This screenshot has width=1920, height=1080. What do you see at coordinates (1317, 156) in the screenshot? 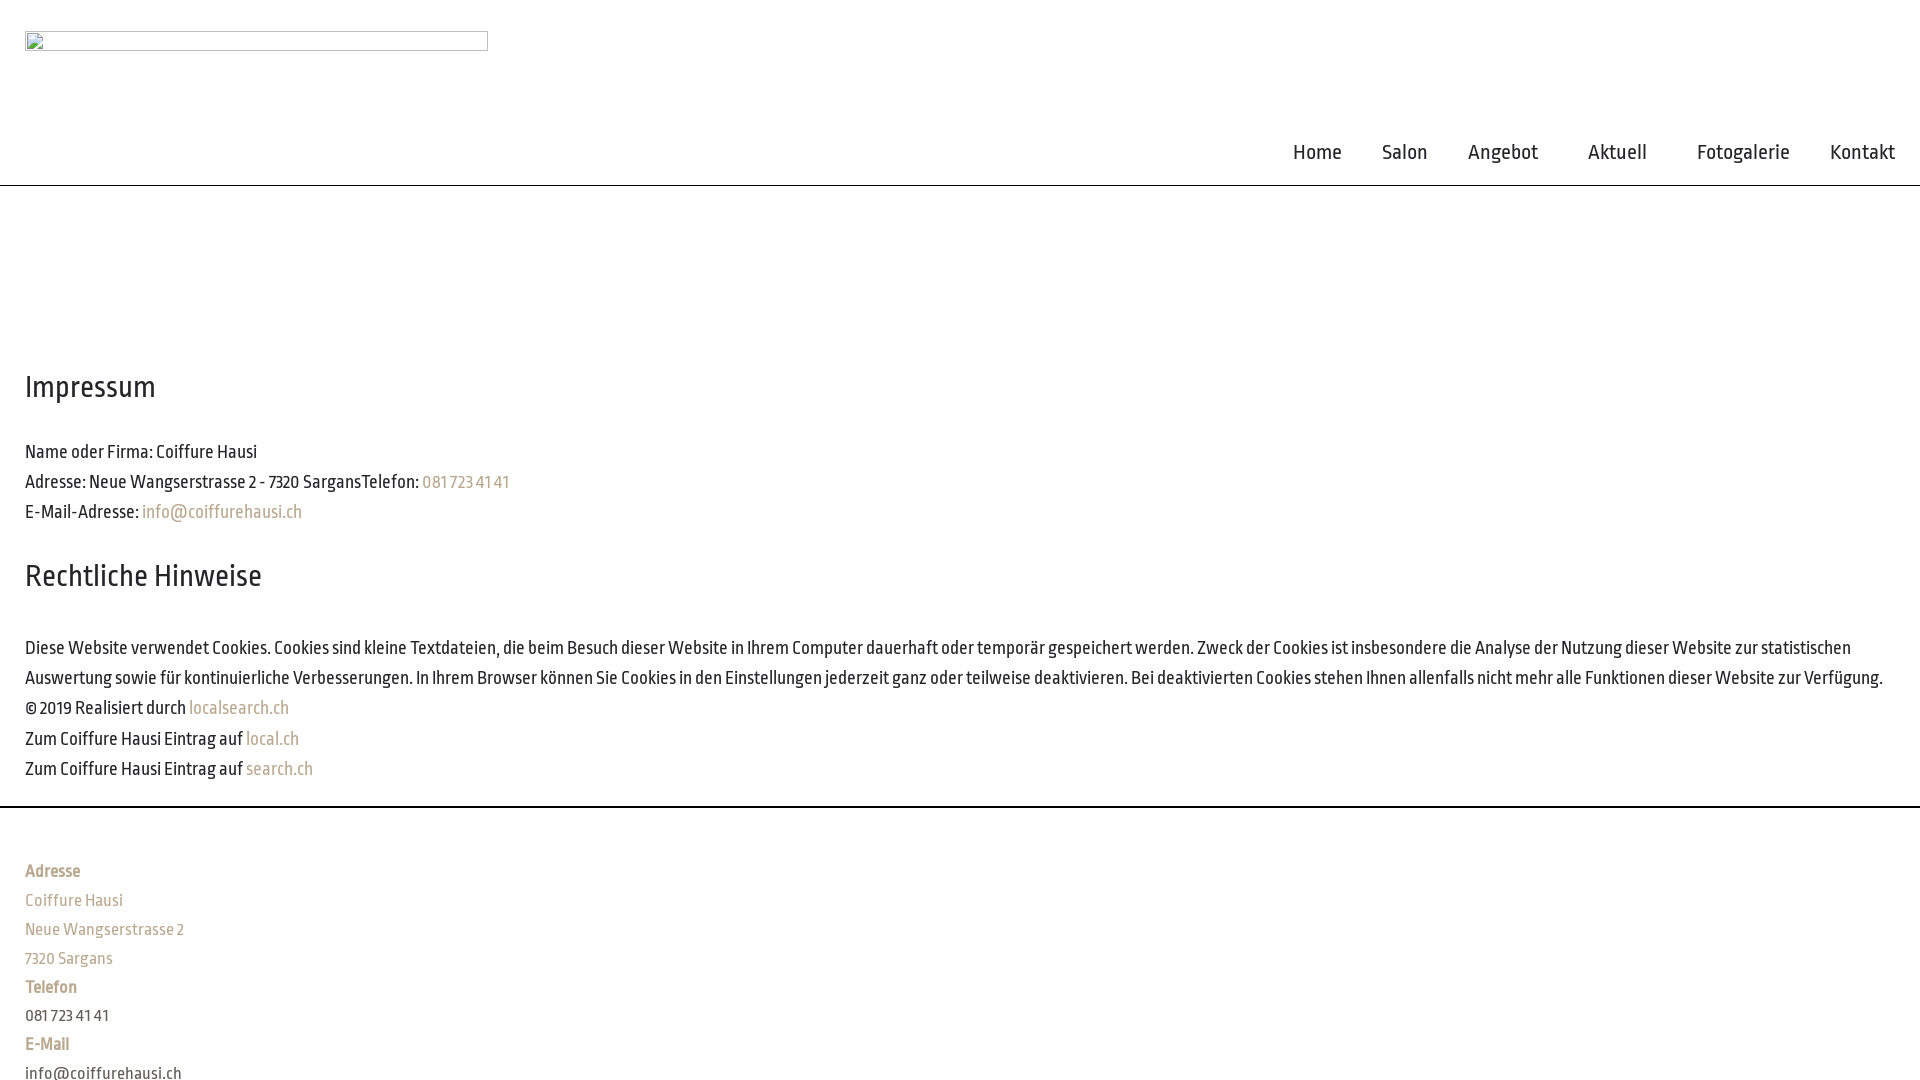
I see `'Home'` at bounding box center [1317, 156].